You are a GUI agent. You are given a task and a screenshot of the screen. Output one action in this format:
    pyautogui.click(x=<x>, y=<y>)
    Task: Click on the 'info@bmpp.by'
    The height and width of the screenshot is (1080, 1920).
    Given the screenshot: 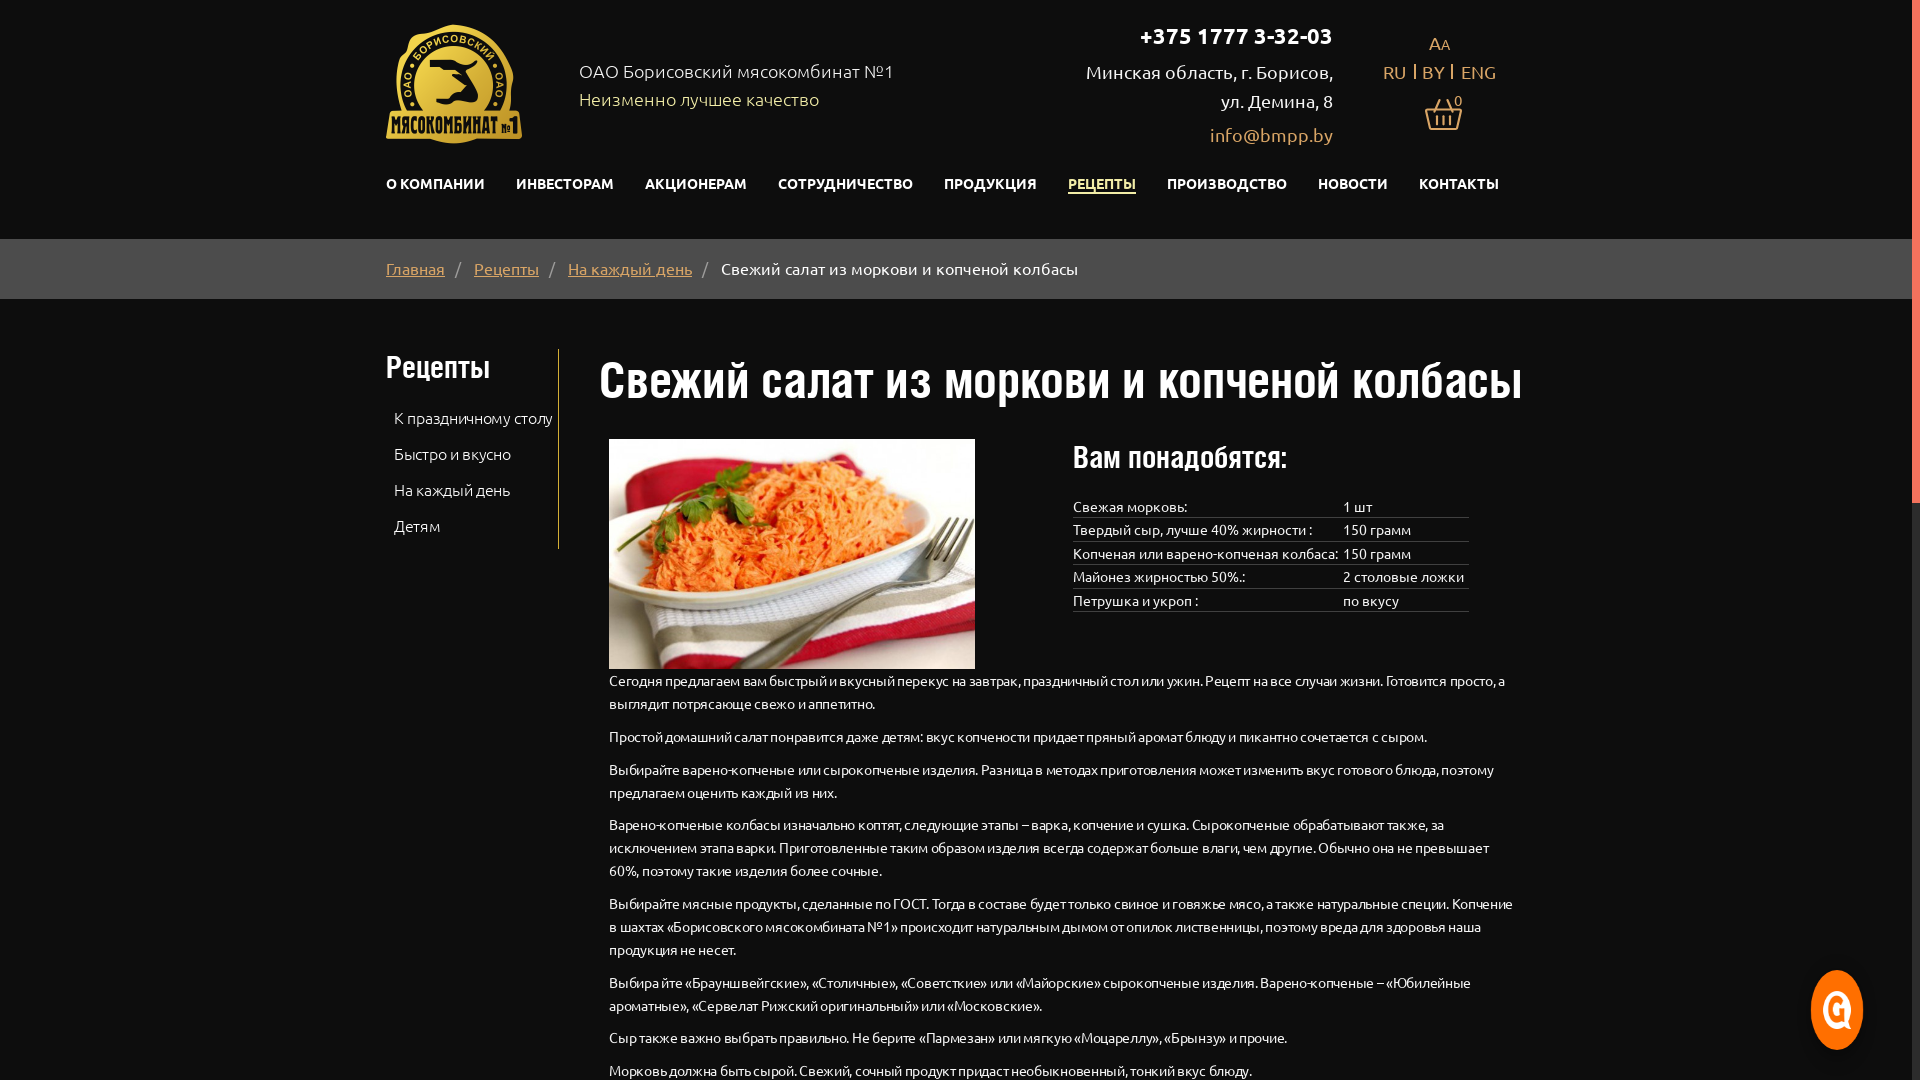 What is the action you would take?
    pyautogui.click(x=1208, y=134)
    